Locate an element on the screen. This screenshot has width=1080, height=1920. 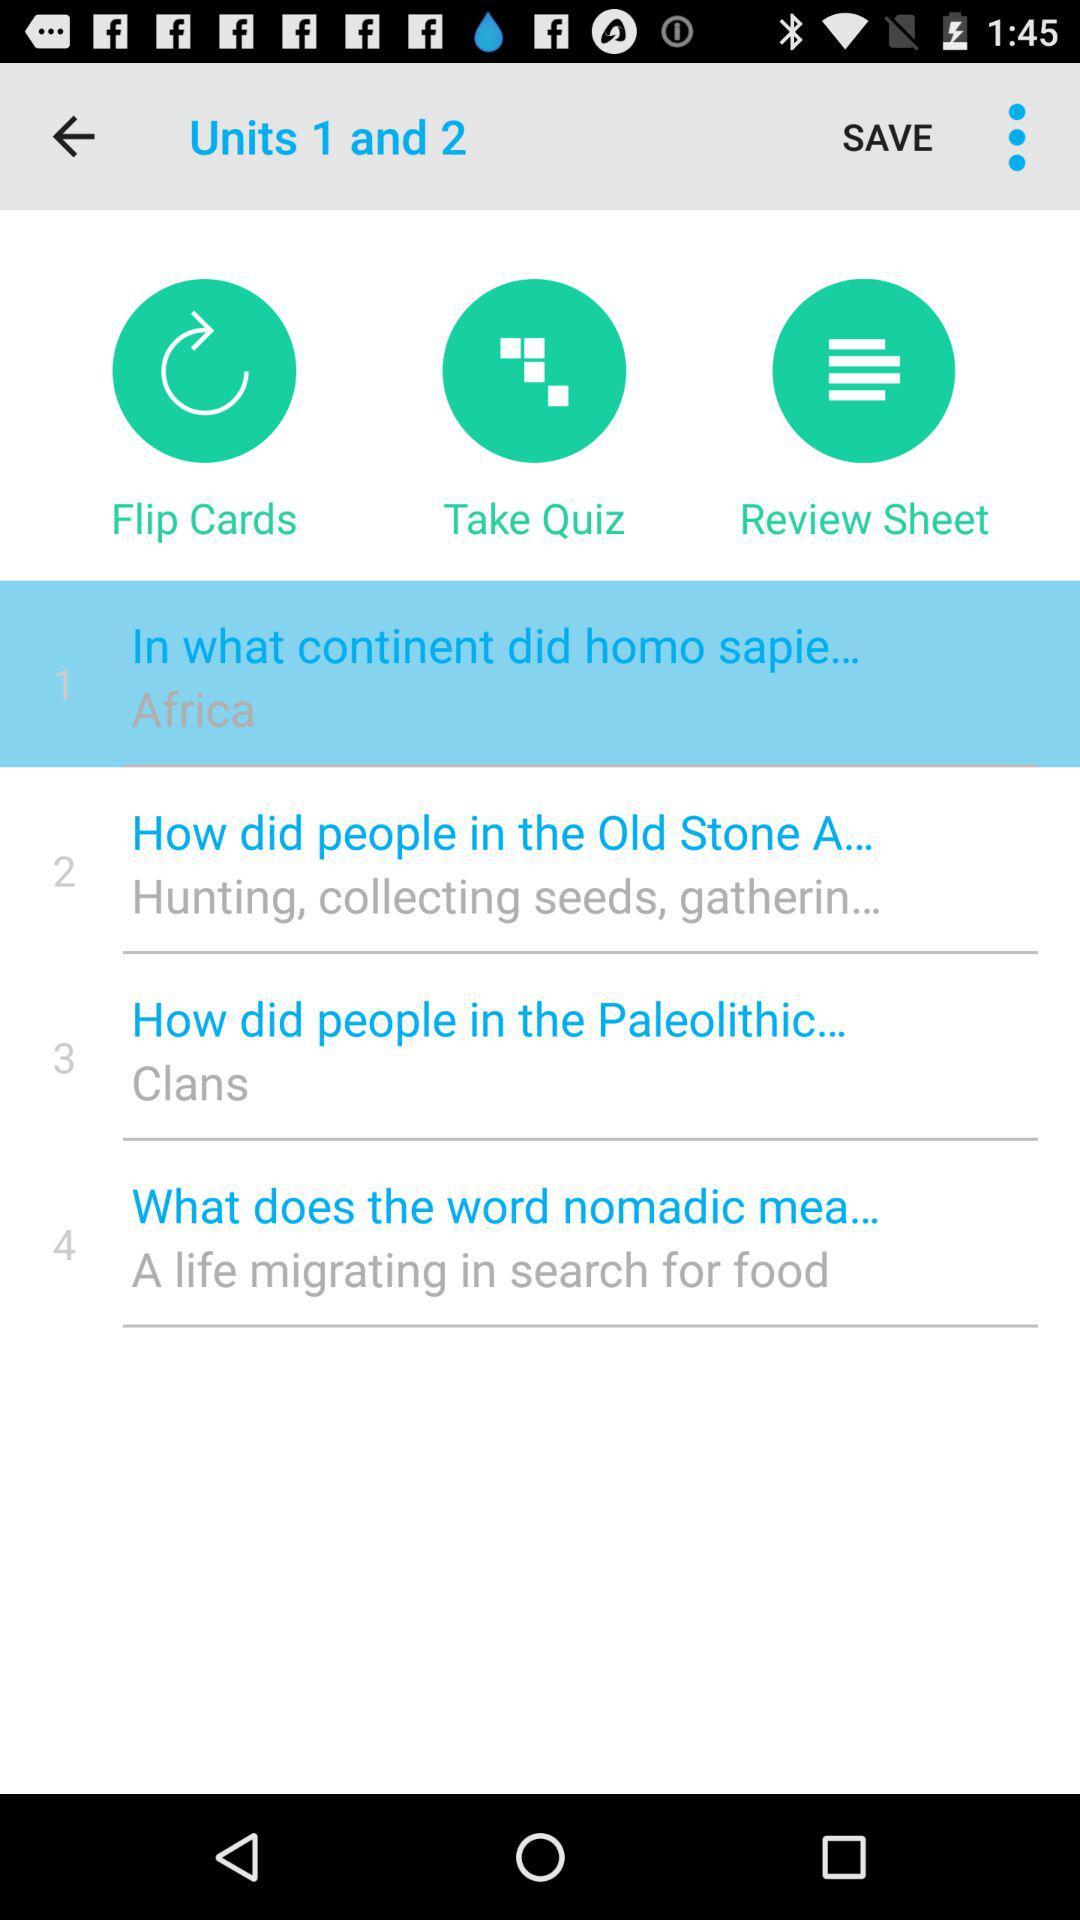
the item above the a life migrating item is located at coordinates (505, 1203).